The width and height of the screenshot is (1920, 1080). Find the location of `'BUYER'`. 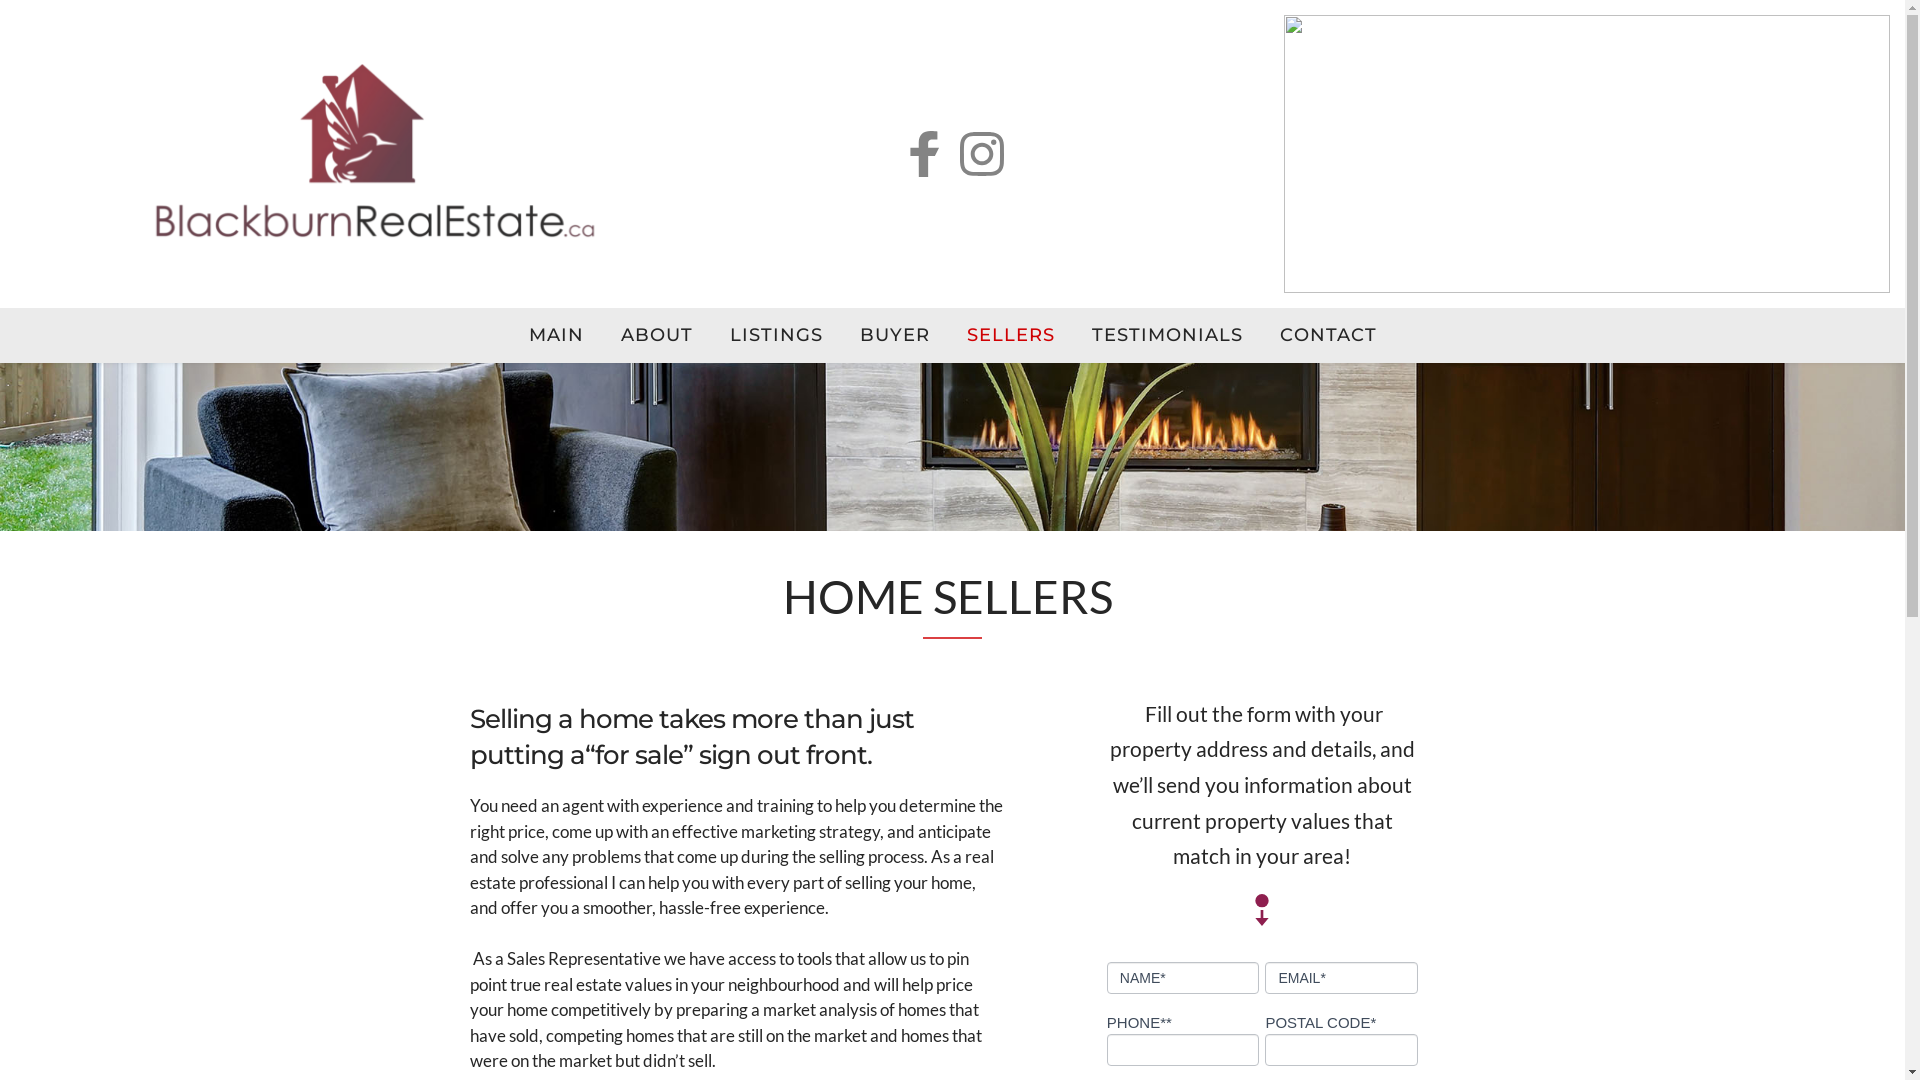

'BUYER' is located at coordinates (892, 334).